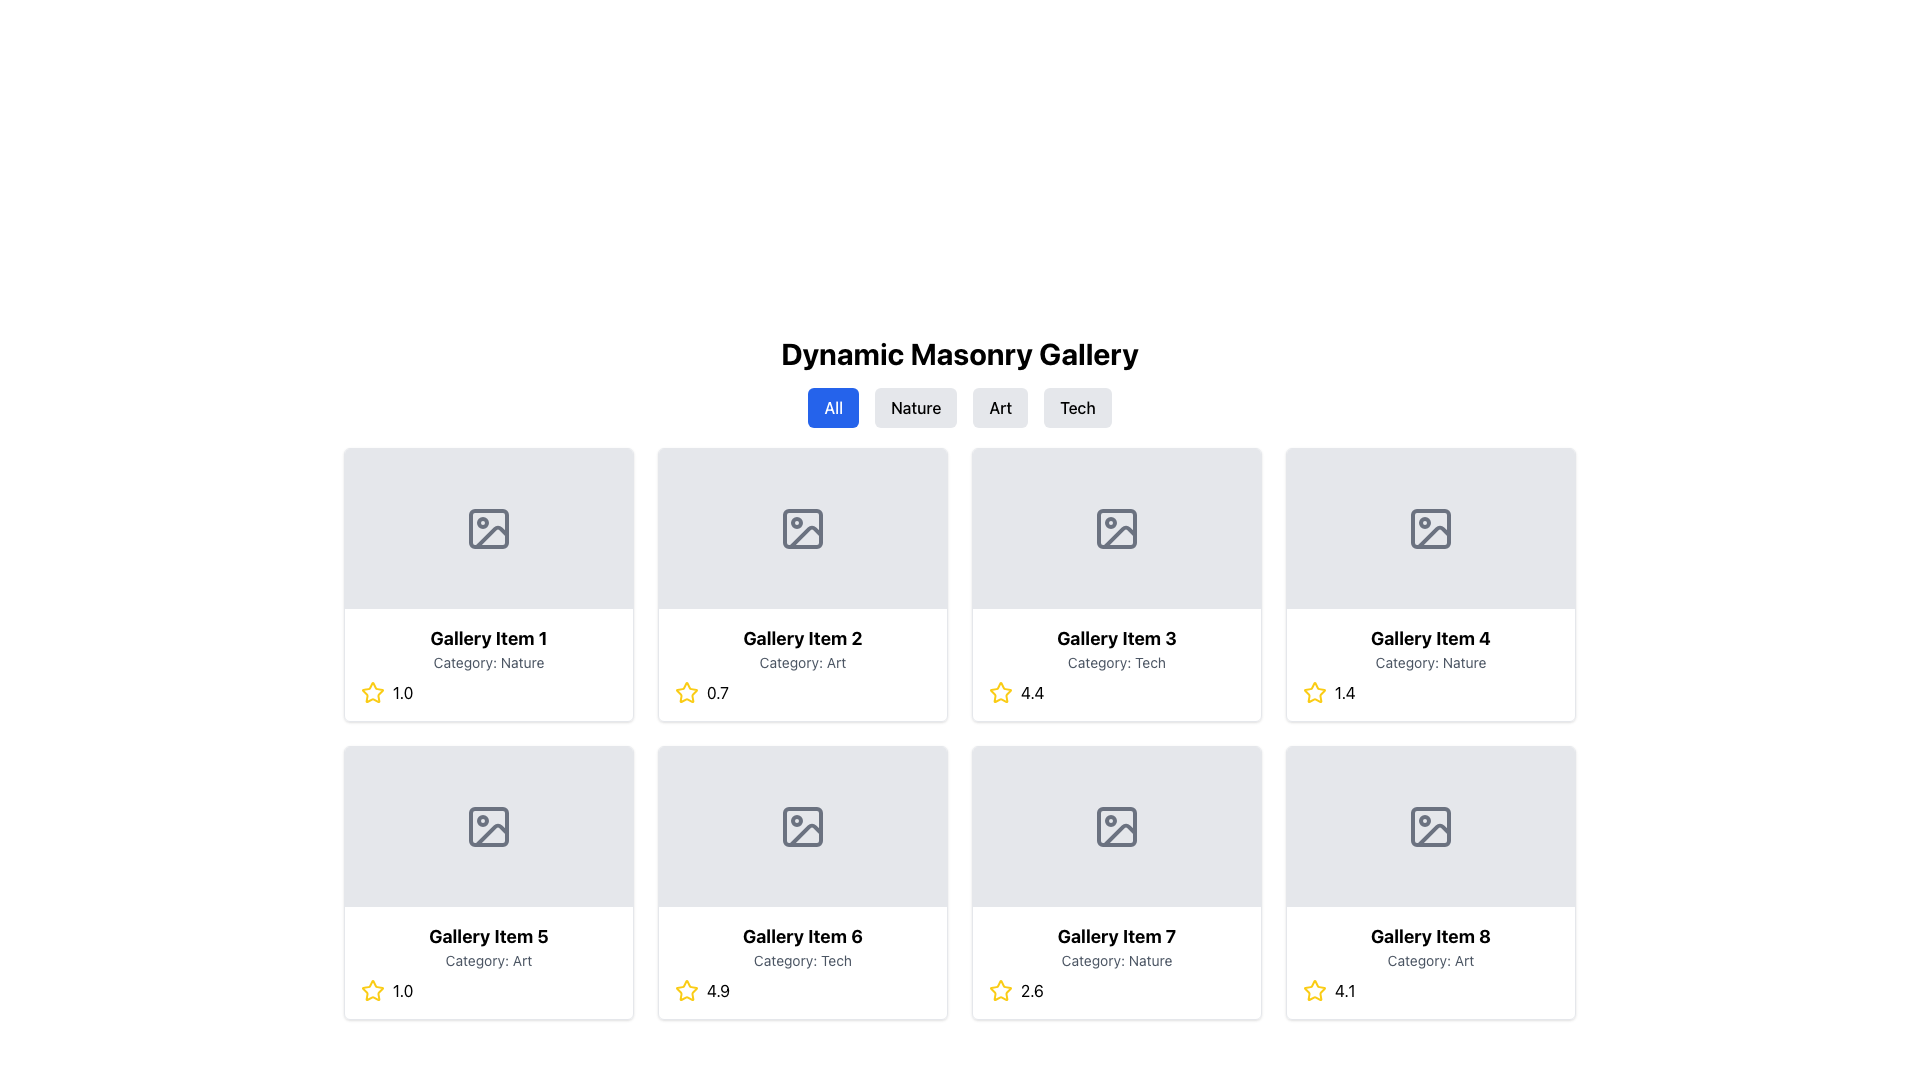  What do you see at coordinates (1001, 991) in the screenshot?
I see `the yellow star outline icon located in the seventh gallery item, positioned left of the rating text '2.6'` at bounding box center [1001, 991].